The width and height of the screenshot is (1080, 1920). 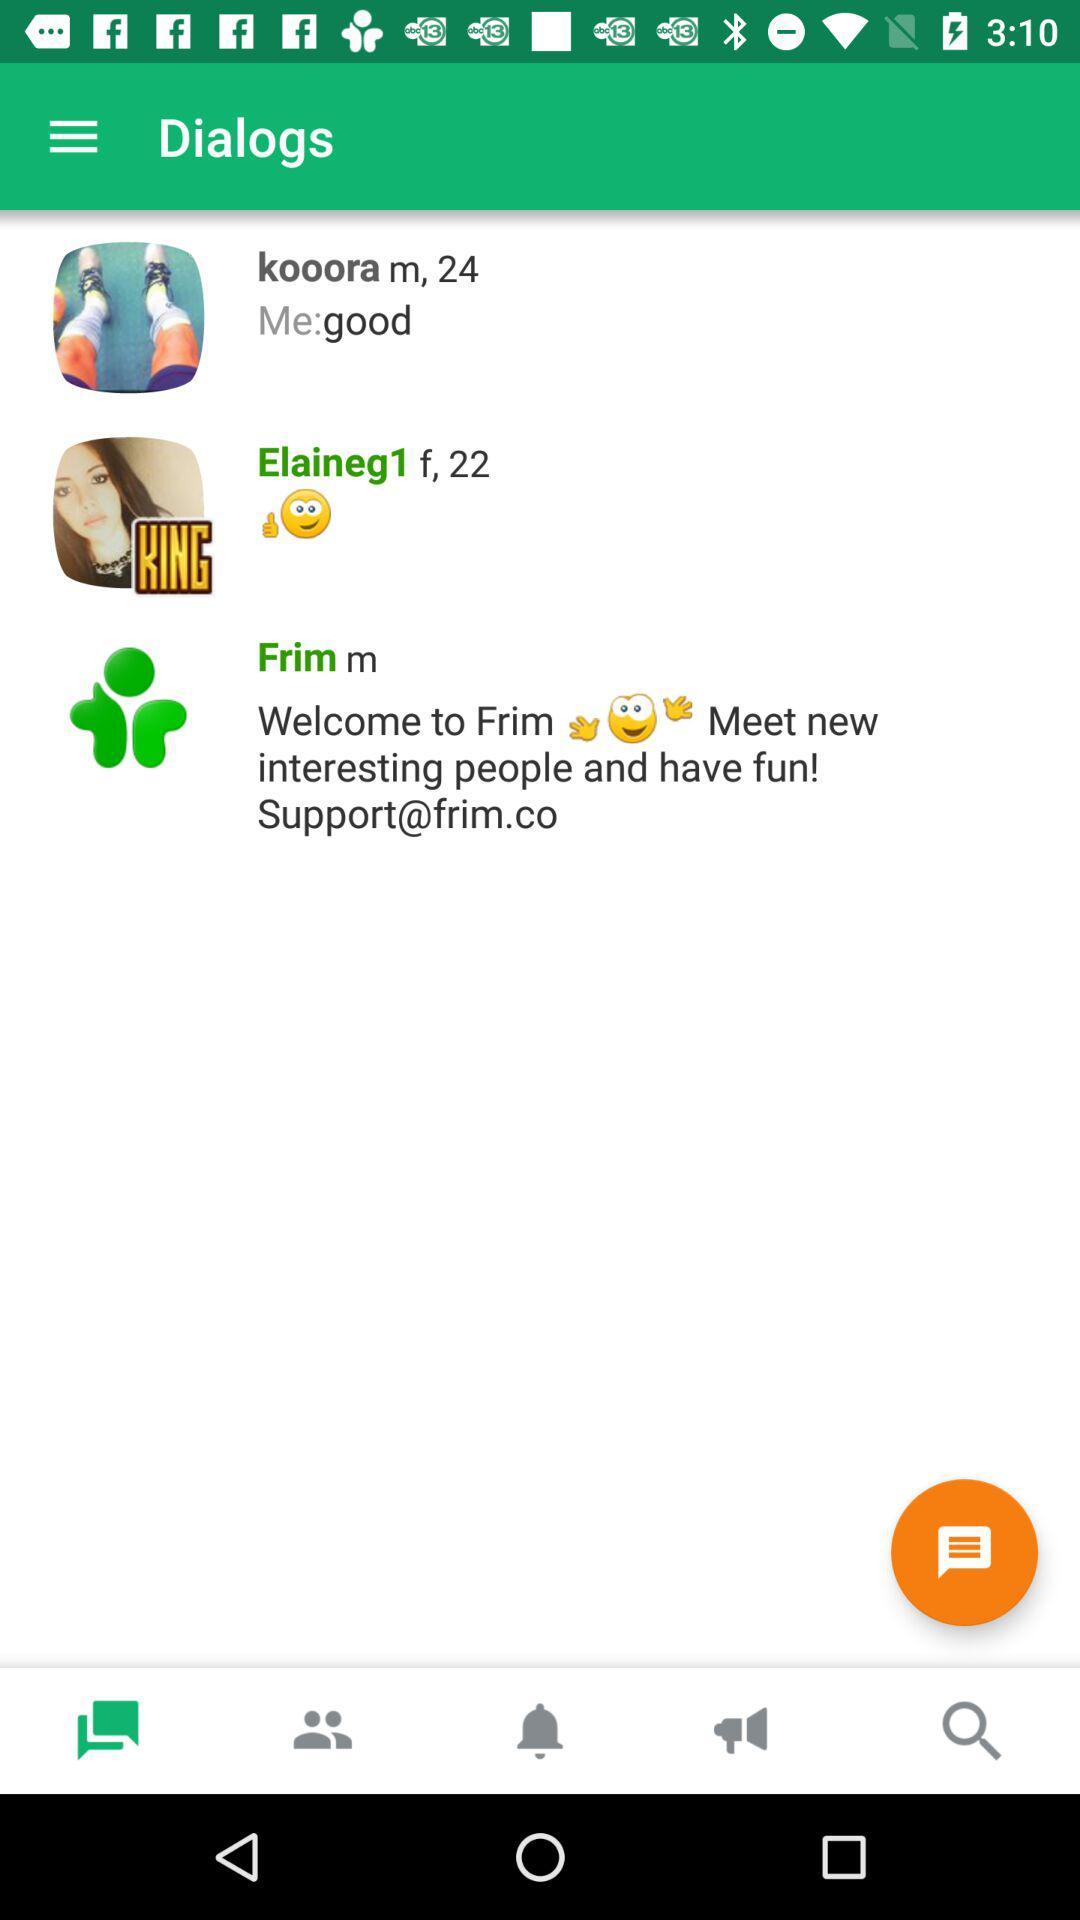 I want to click on the icon above the *t* icon, so click(x=326, y=455).